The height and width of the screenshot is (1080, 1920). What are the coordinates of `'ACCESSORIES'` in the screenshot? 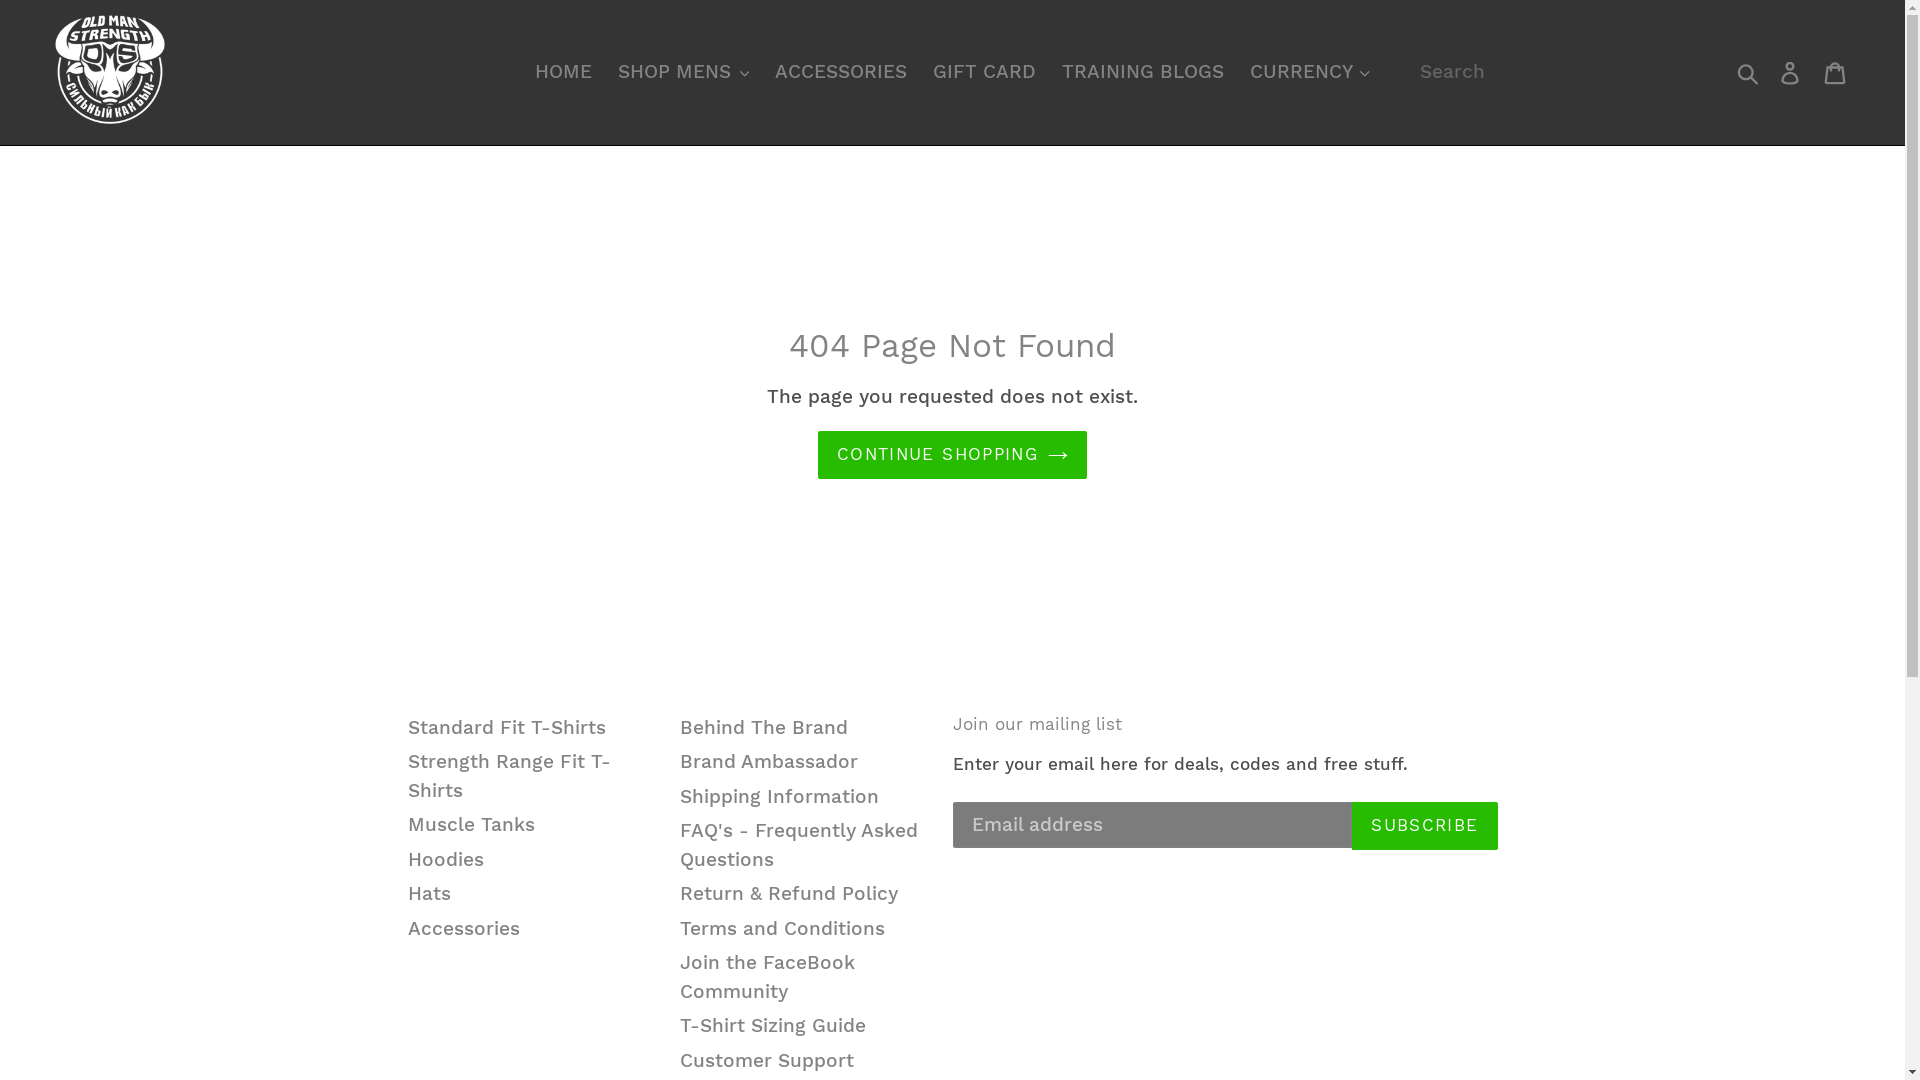 It's located at (763, 71).